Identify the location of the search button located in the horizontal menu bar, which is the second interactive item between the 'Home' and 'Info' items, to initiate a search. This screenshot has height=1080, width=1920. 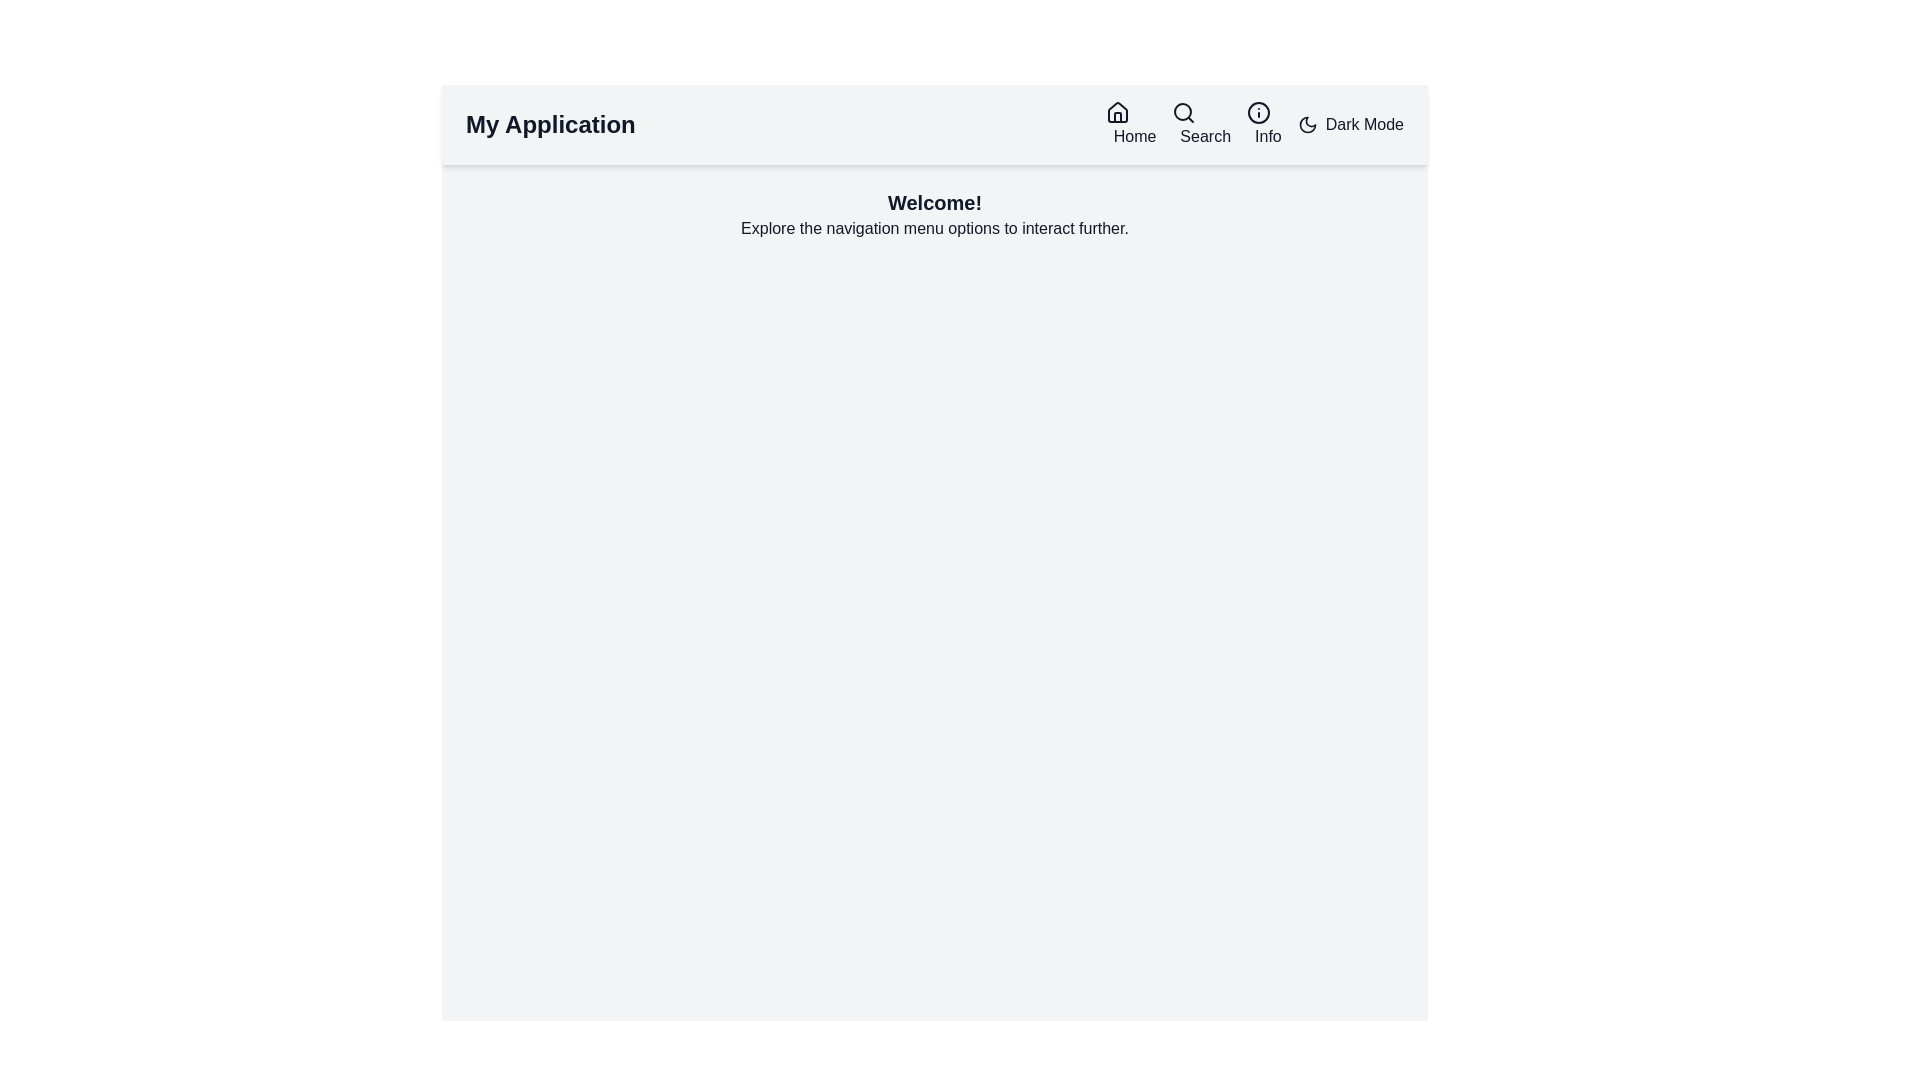
(1200, 124).